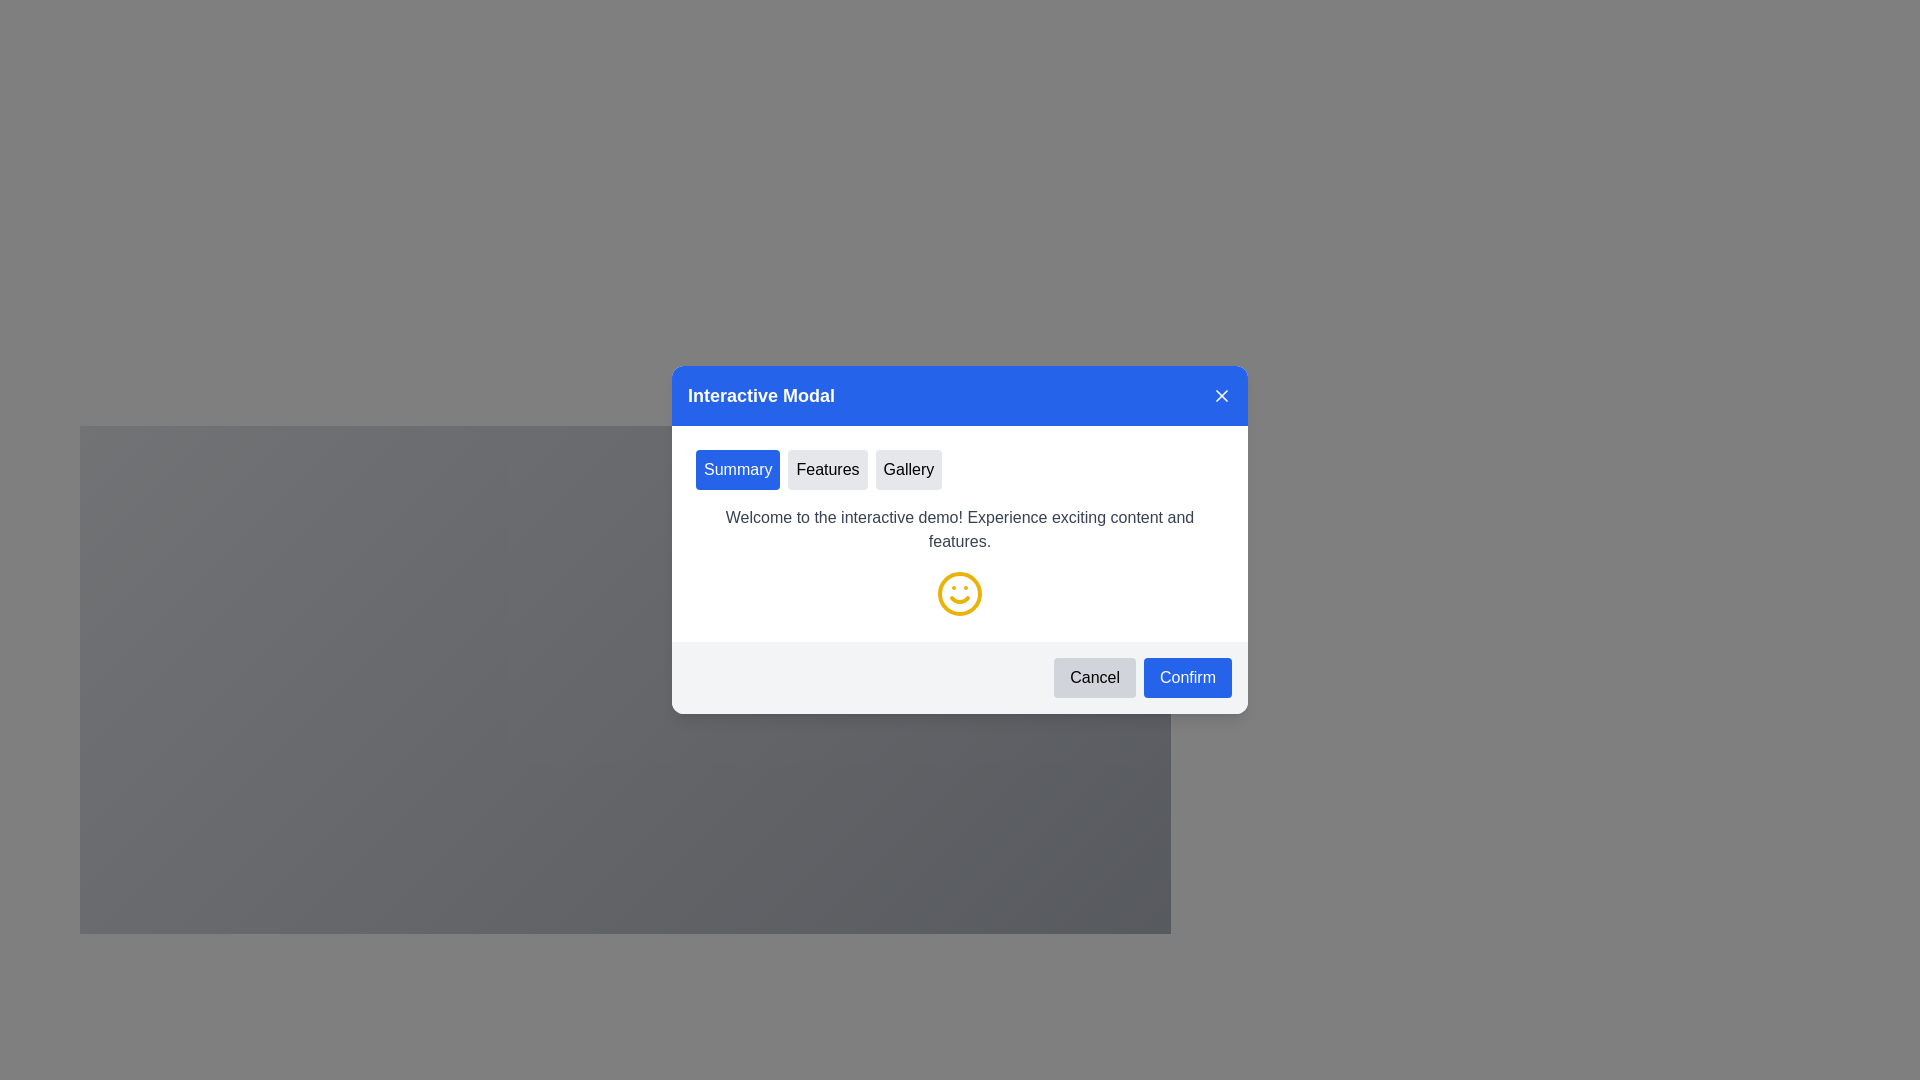  I want to click on text that says 'Welcome to the interactive demo! Experience exciting content and features.' which is styled in gray and located centrally in a modal dialog, below the navigation tabs and above a graphical smiley face icon, so click(960, 528).